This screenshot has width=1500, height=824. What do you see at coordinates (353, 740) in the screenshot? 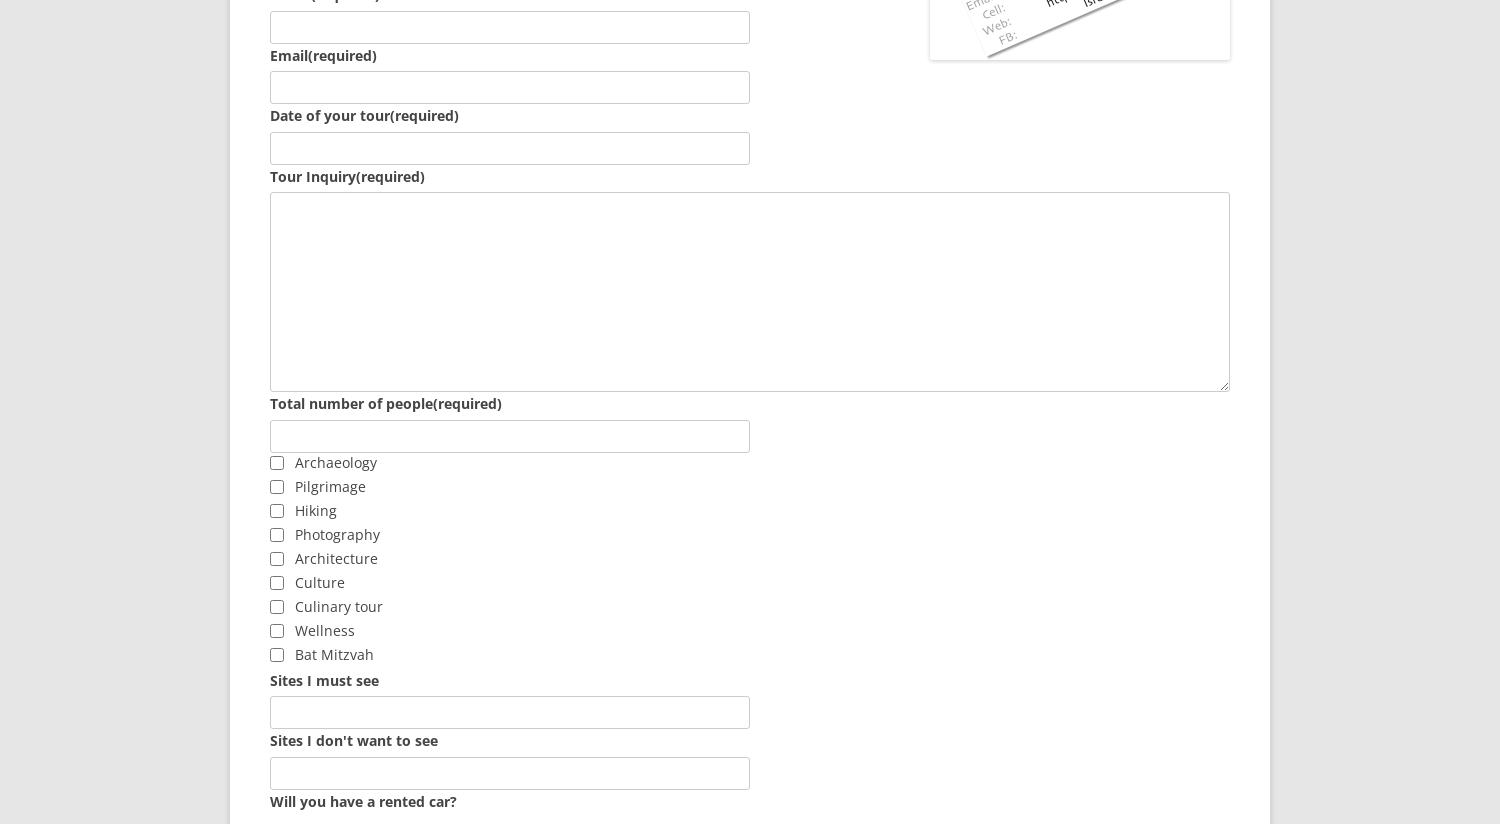
I see `'Sites I don't want to see'` at bounding box center [353, 740].